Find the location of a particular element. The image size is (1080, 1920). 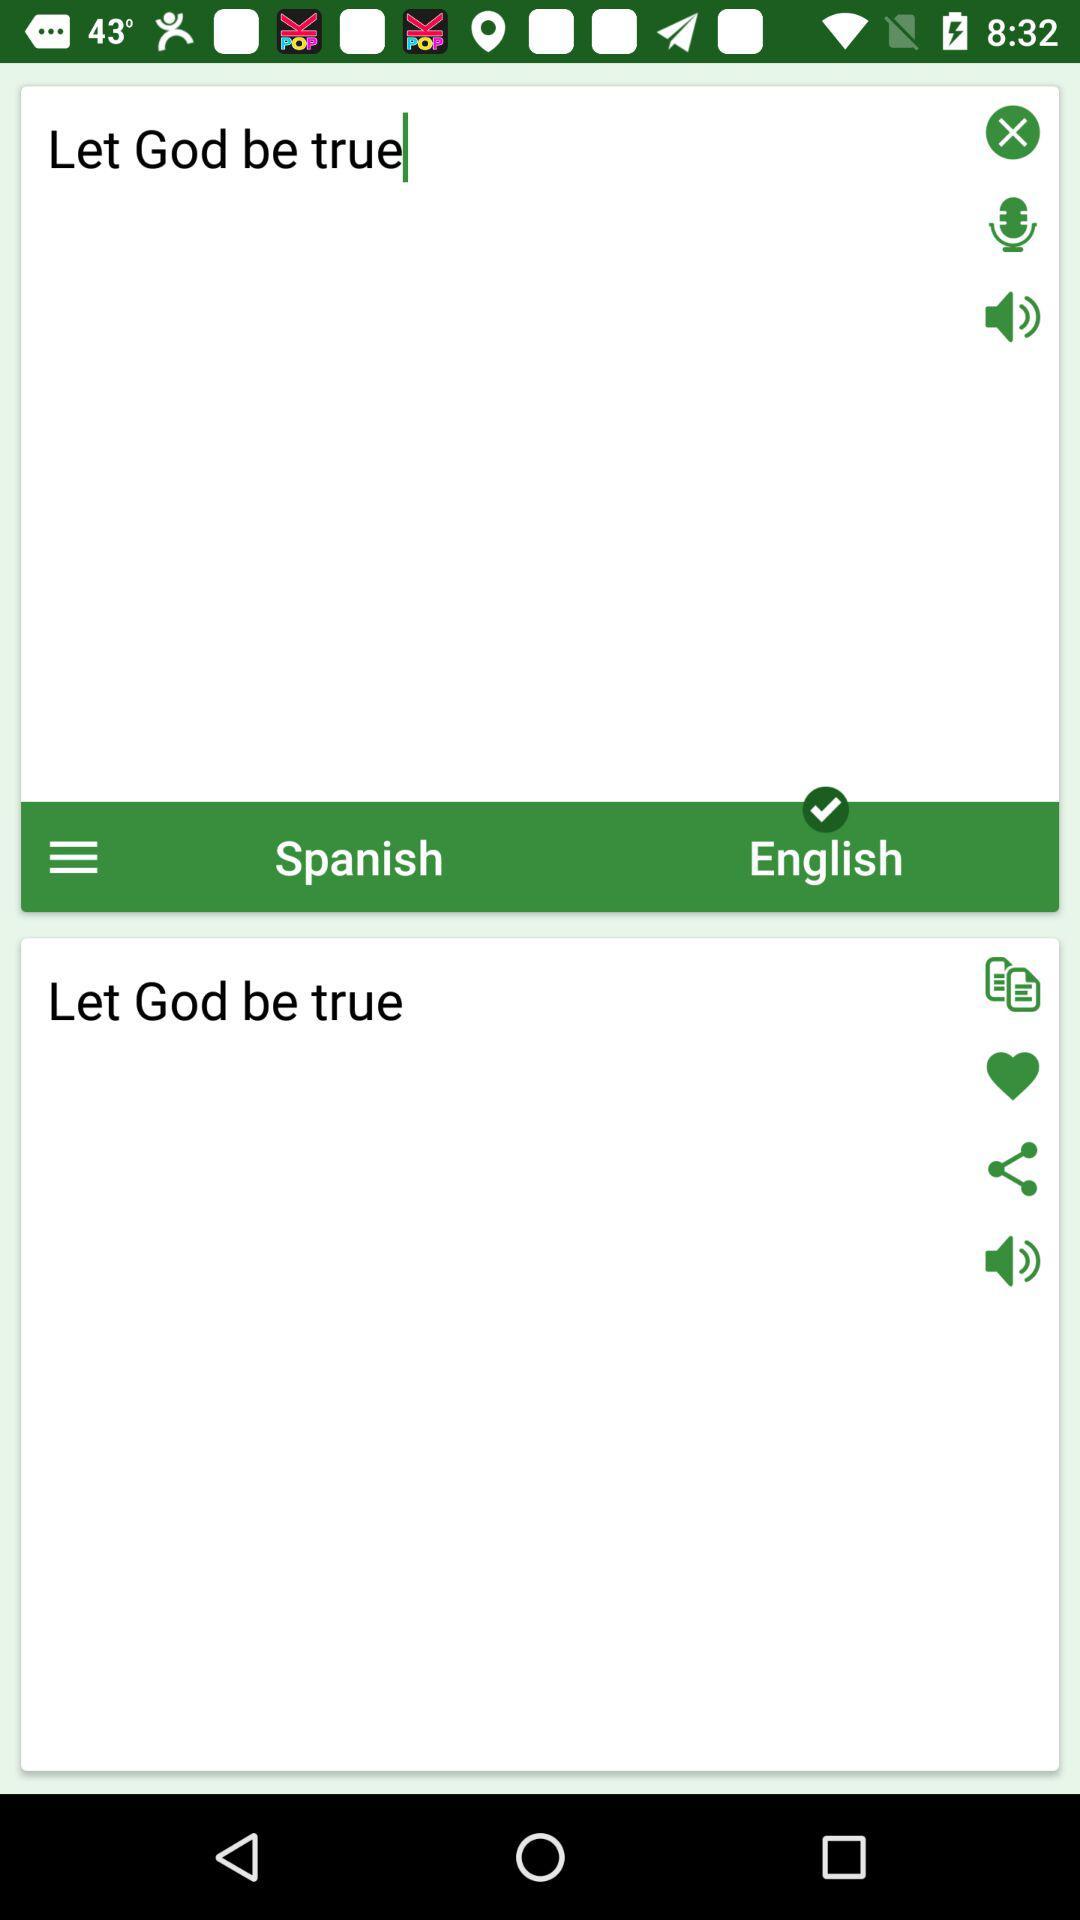

share translation is located at coordinates (1012, 1168).